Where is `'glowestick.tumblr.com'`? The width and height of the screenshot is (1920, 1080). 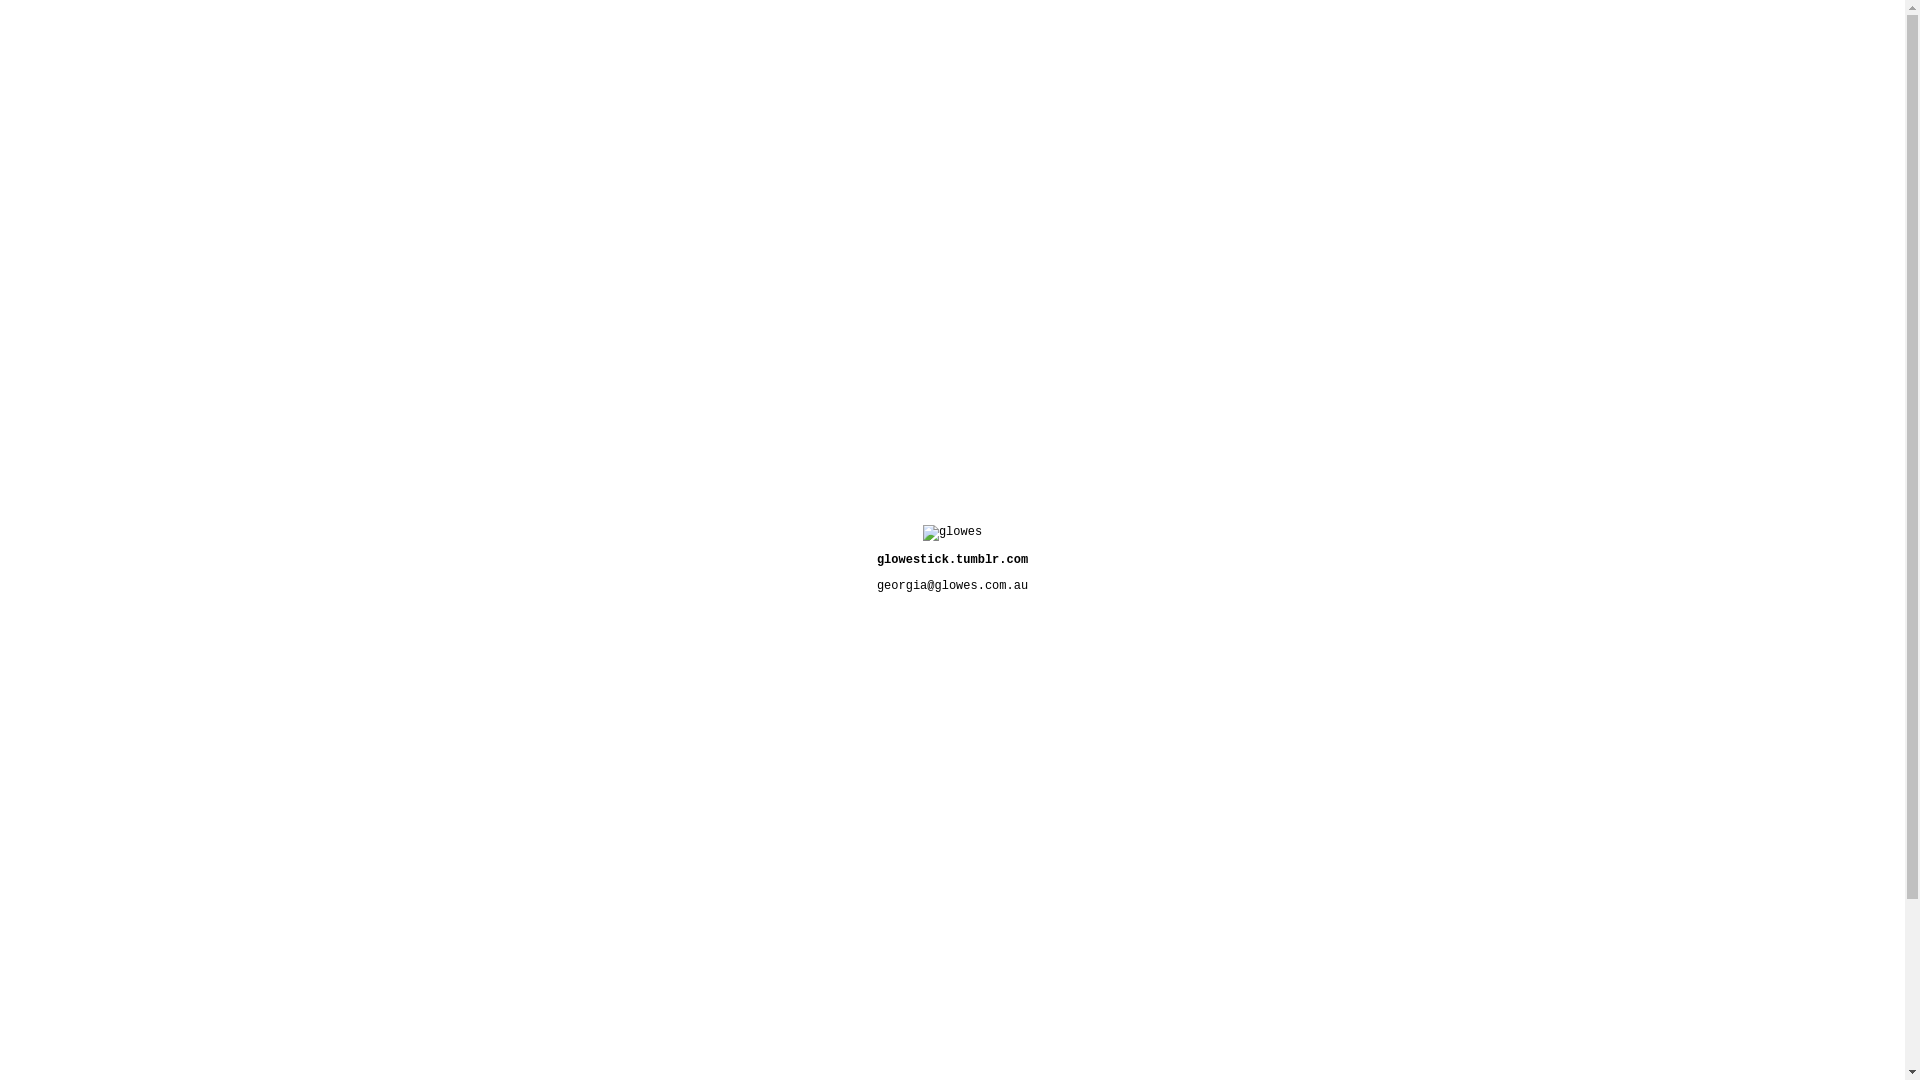
'glowestick.tumblr.com' is located at coordinates (951, 559).